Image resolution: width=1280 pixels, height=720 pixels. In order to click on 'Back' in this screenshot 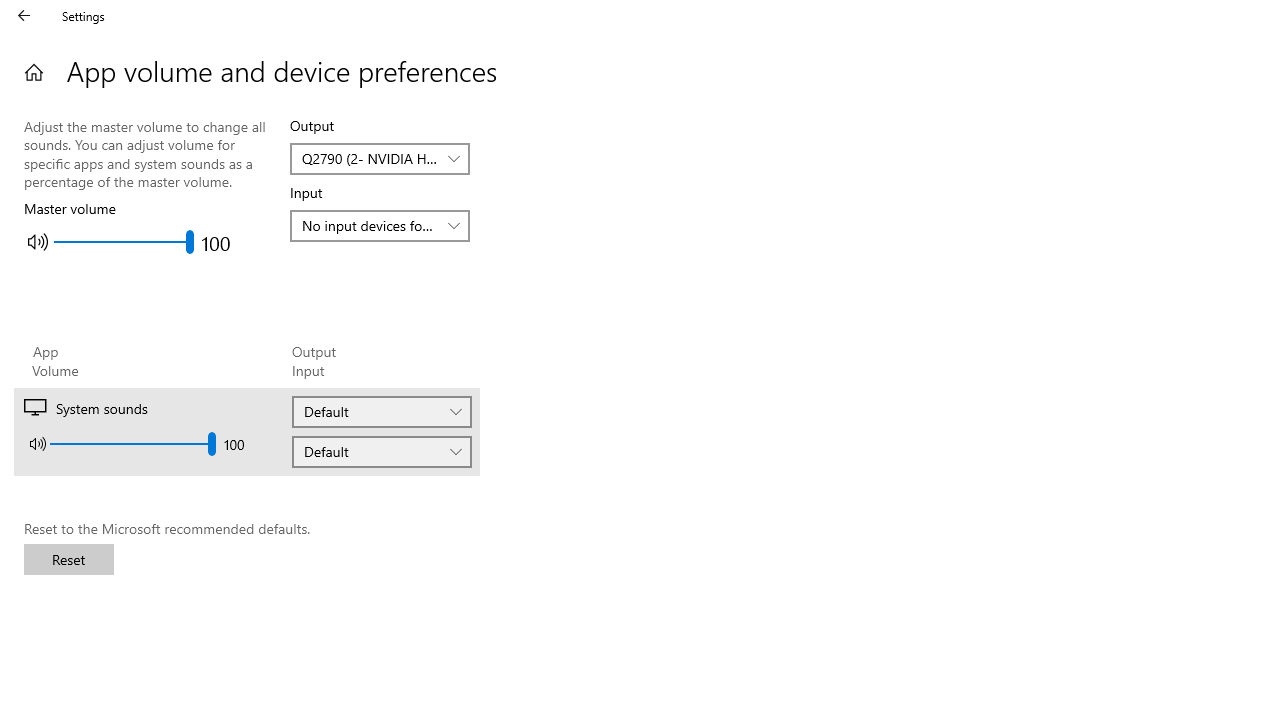, I will do `click(24, 15)`.